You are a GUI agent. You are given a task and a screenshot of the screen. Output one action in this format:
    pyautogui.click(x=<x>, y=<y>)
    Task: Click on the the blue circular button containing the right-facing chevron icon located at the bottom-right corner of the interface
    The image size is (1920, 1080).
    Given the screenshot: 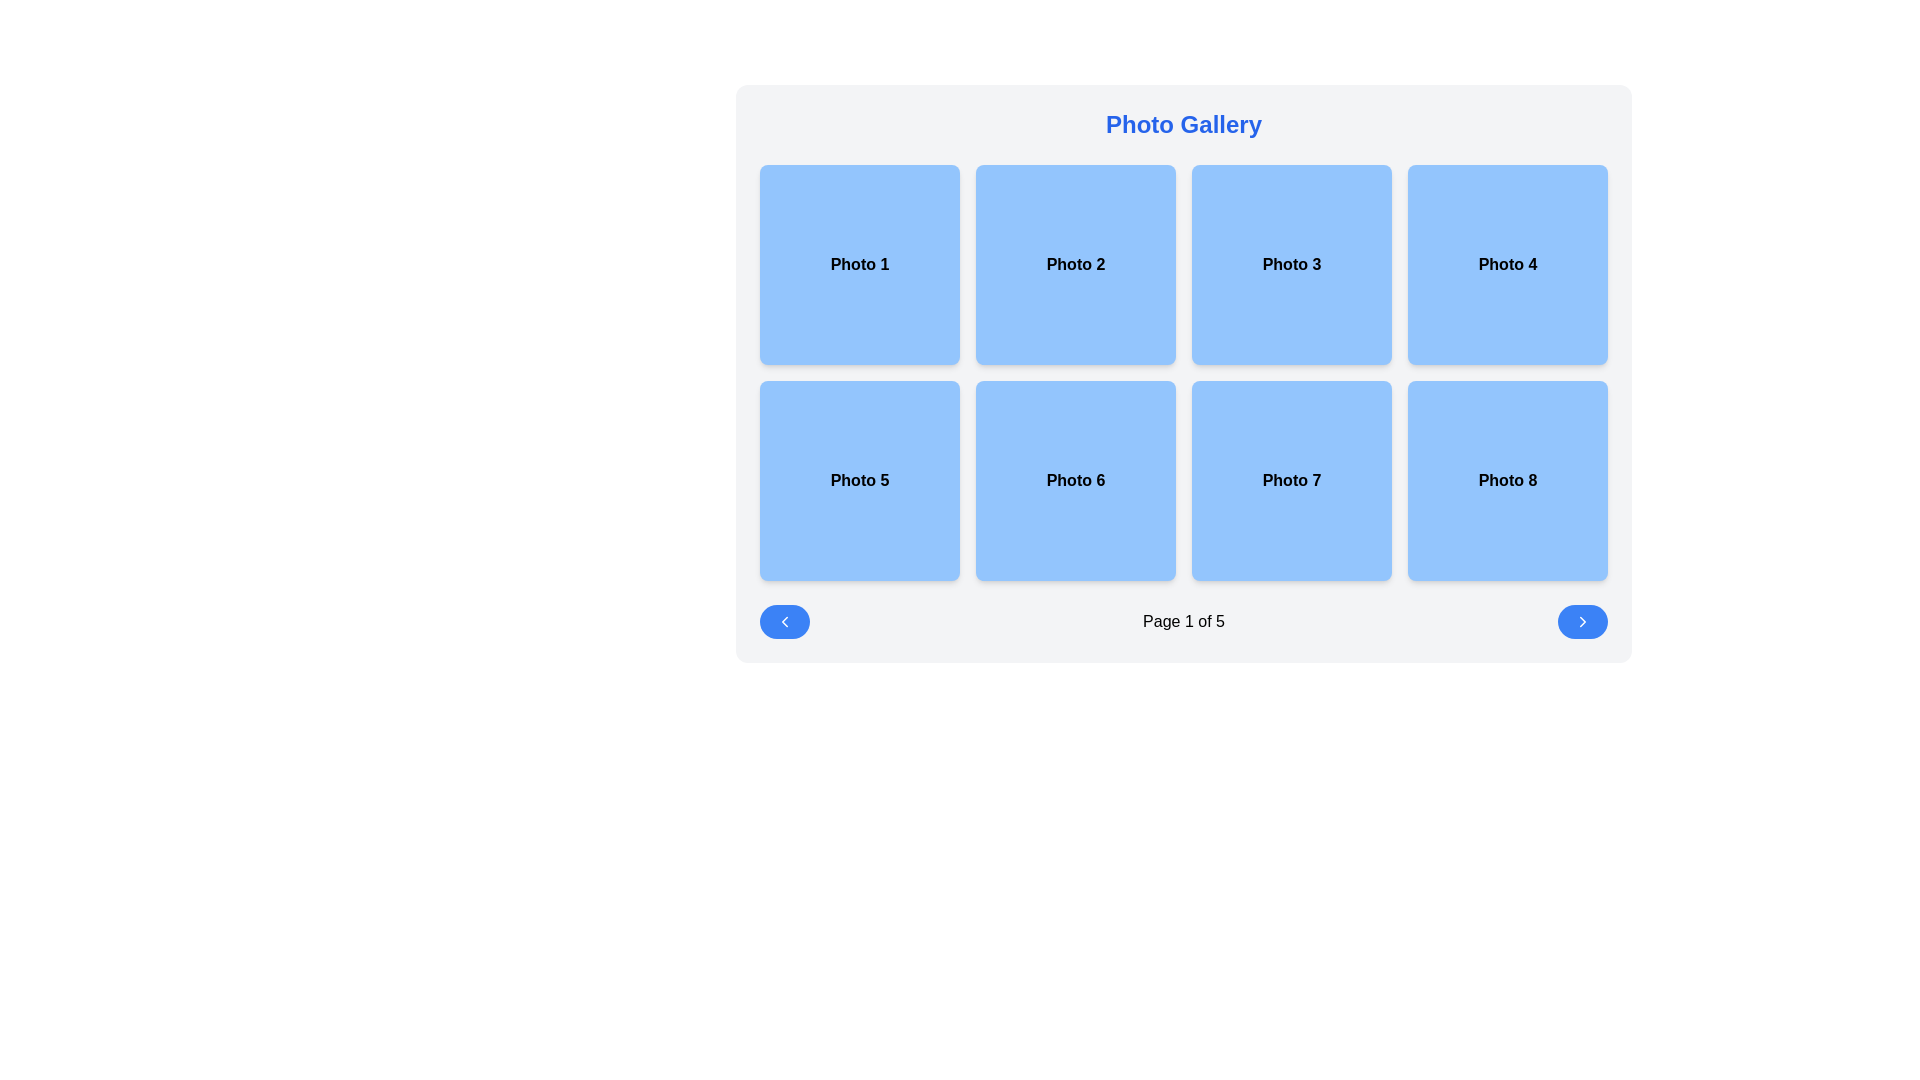 What is the action you would take?
    pyautogui.click(x=1582, y=620)
    